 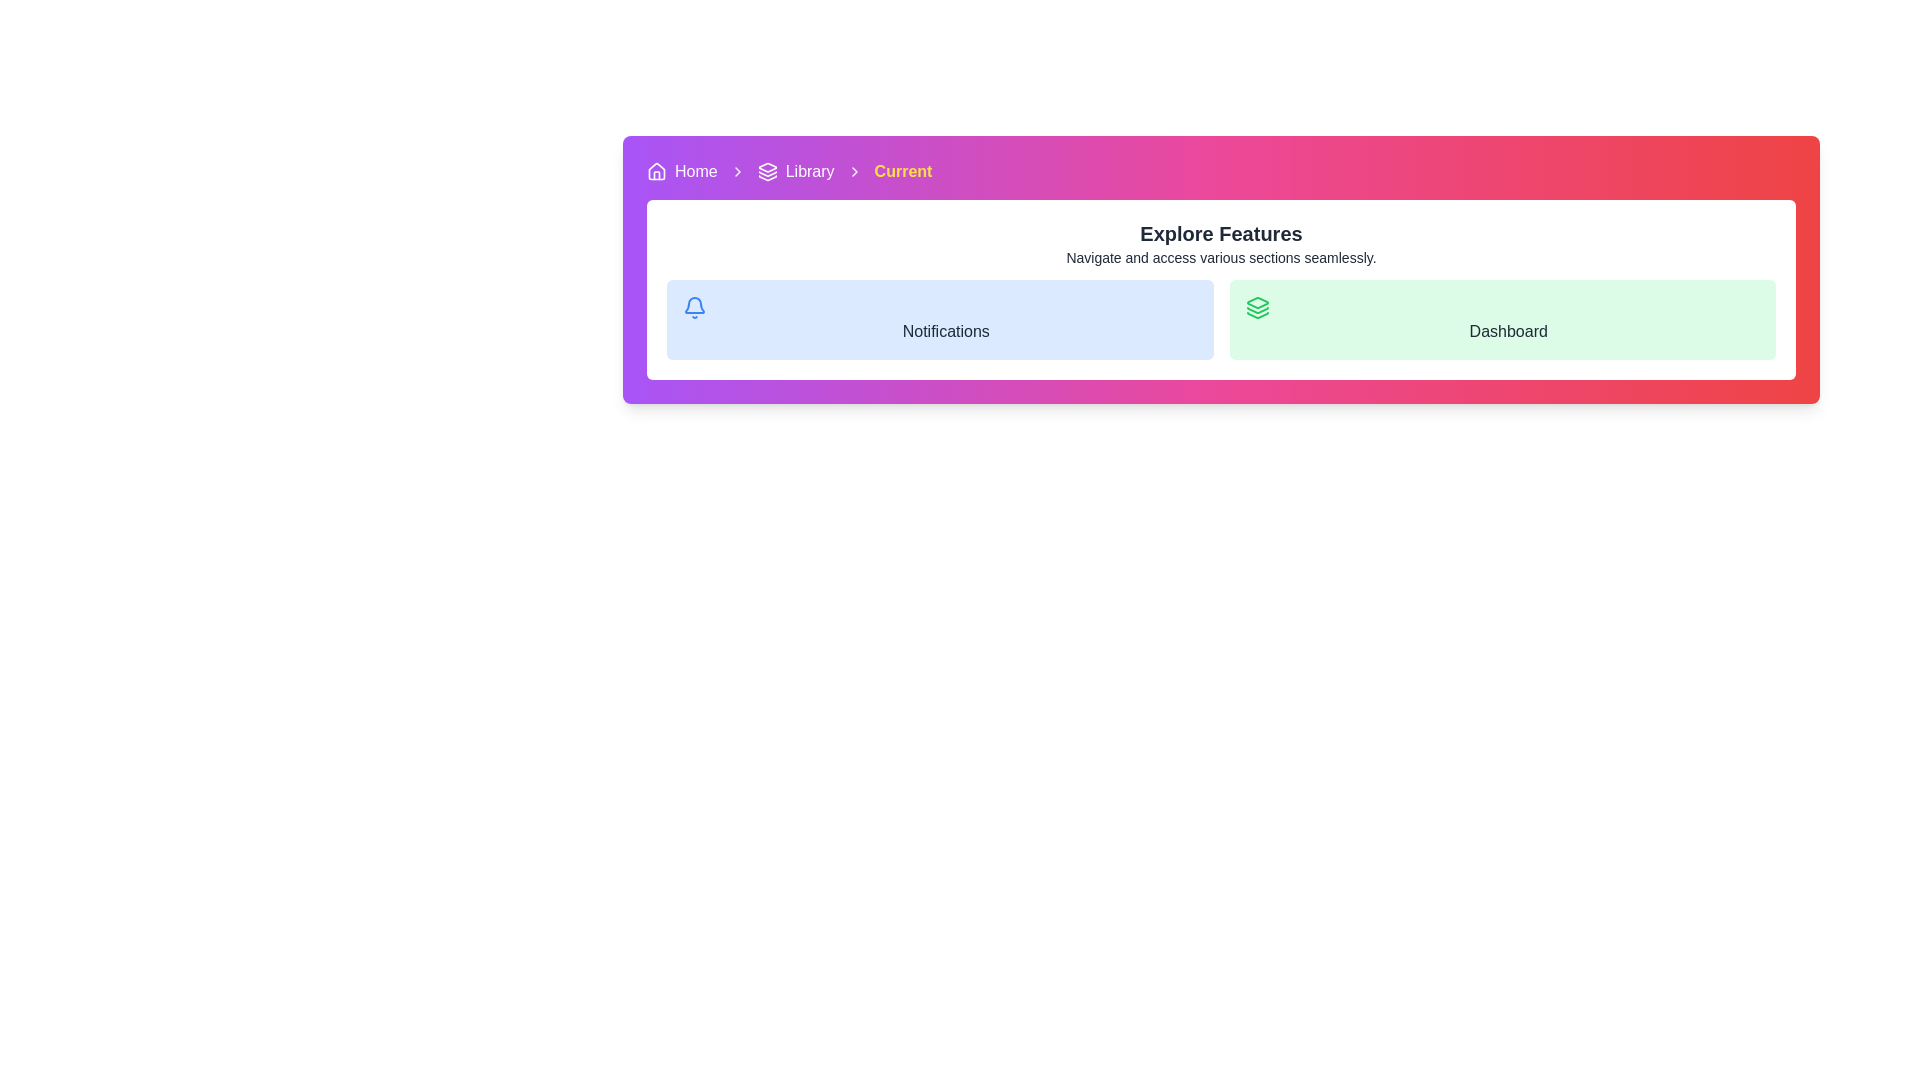 What do you see at coordinates (810, 171) in the screenshot?
I see `the hyperlink in the breadcrumb navigation bar, positioned between an icon and the label 'Current'` at bounding box center [810, 171].